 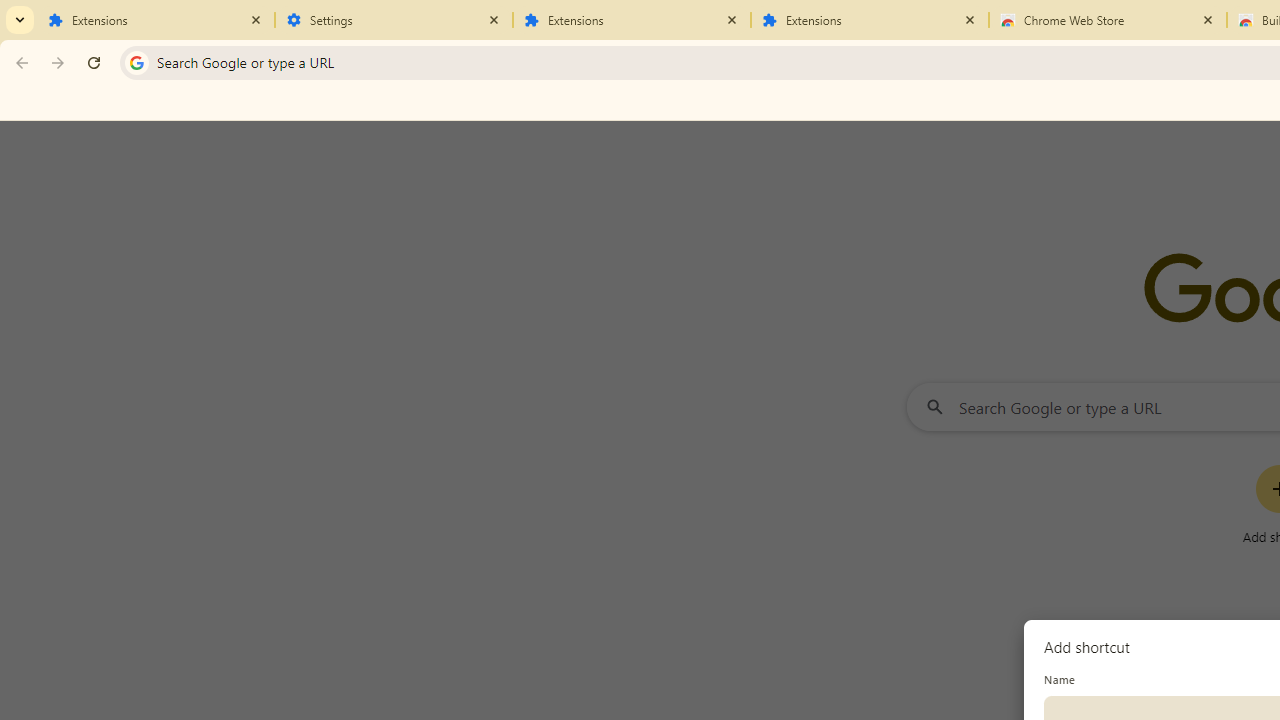 What do you see at coordinates (1107, 20) in the screenshot?
I see `'Chrome Web Store'` at bounding box center [1107, 20].